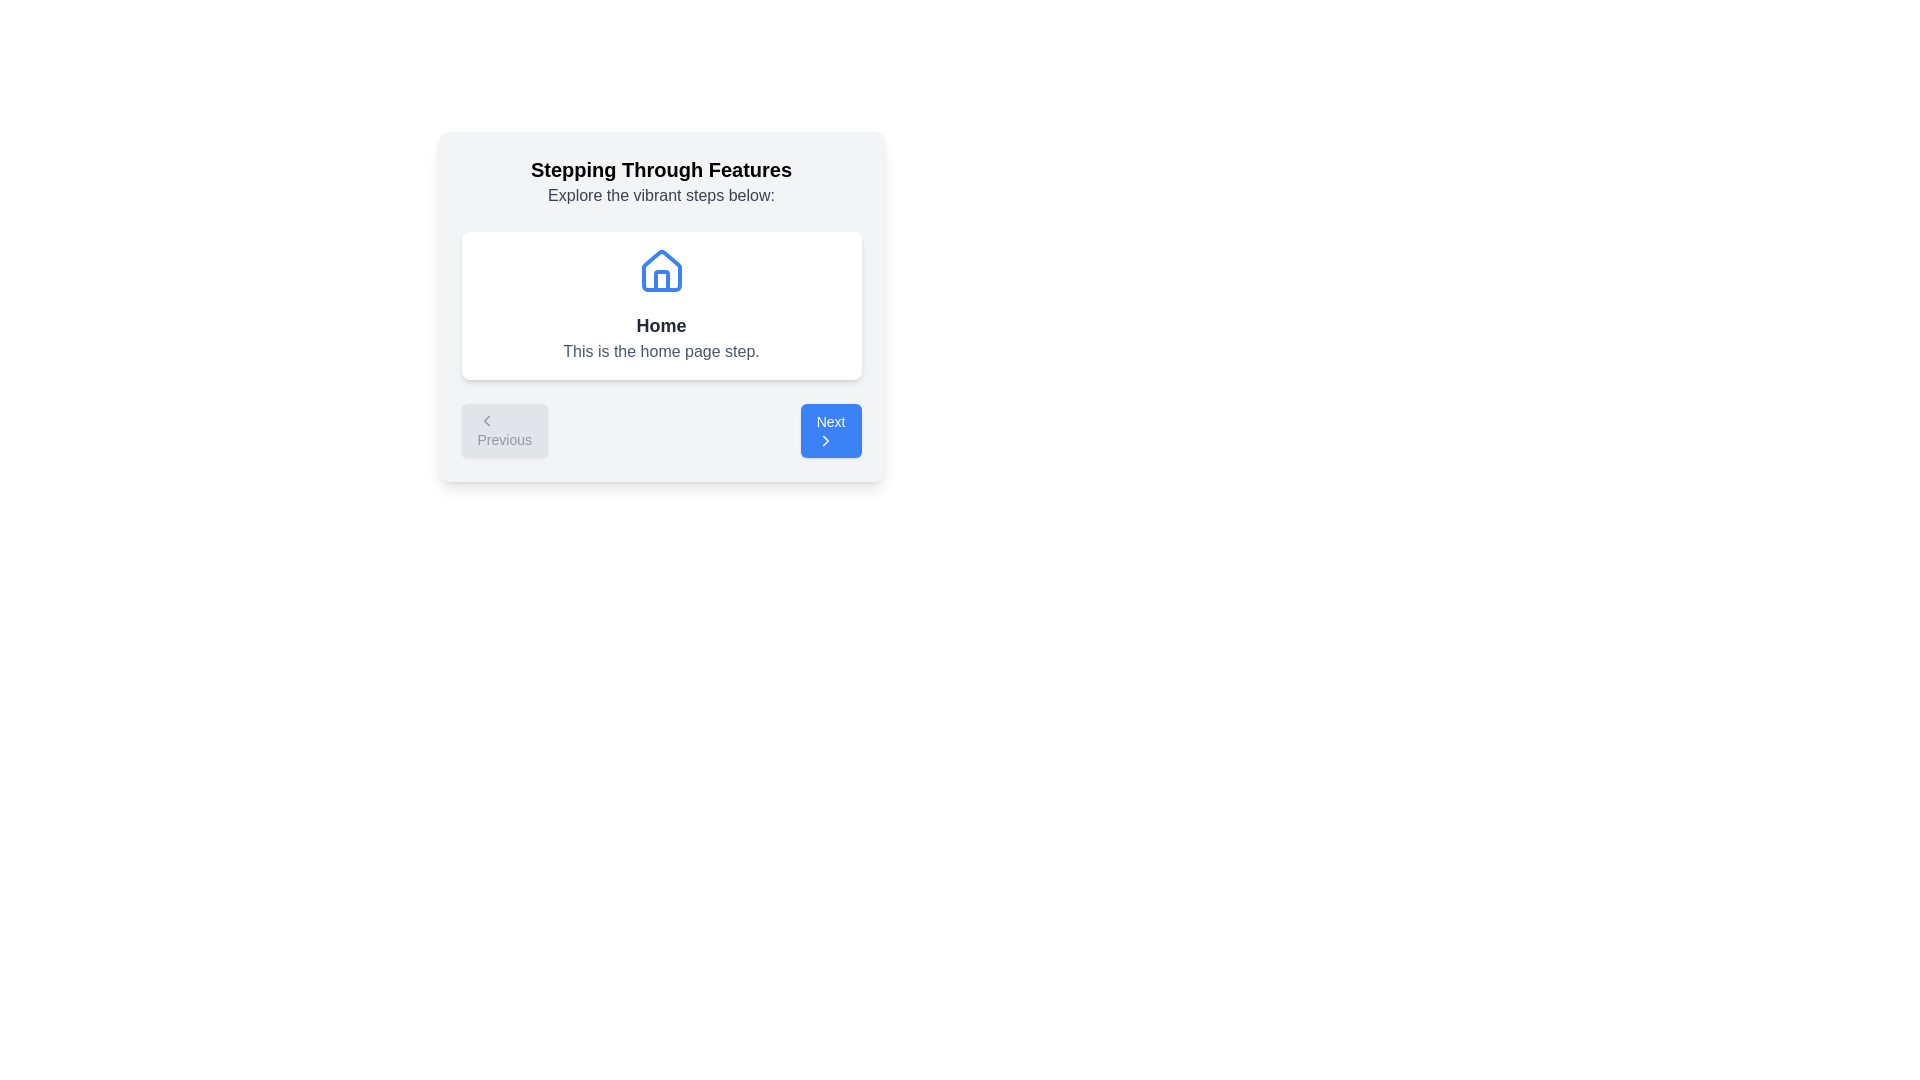  I want to click on the decorative element that is part of the house icon in the central card labeled 'Home', so click(661, 281).